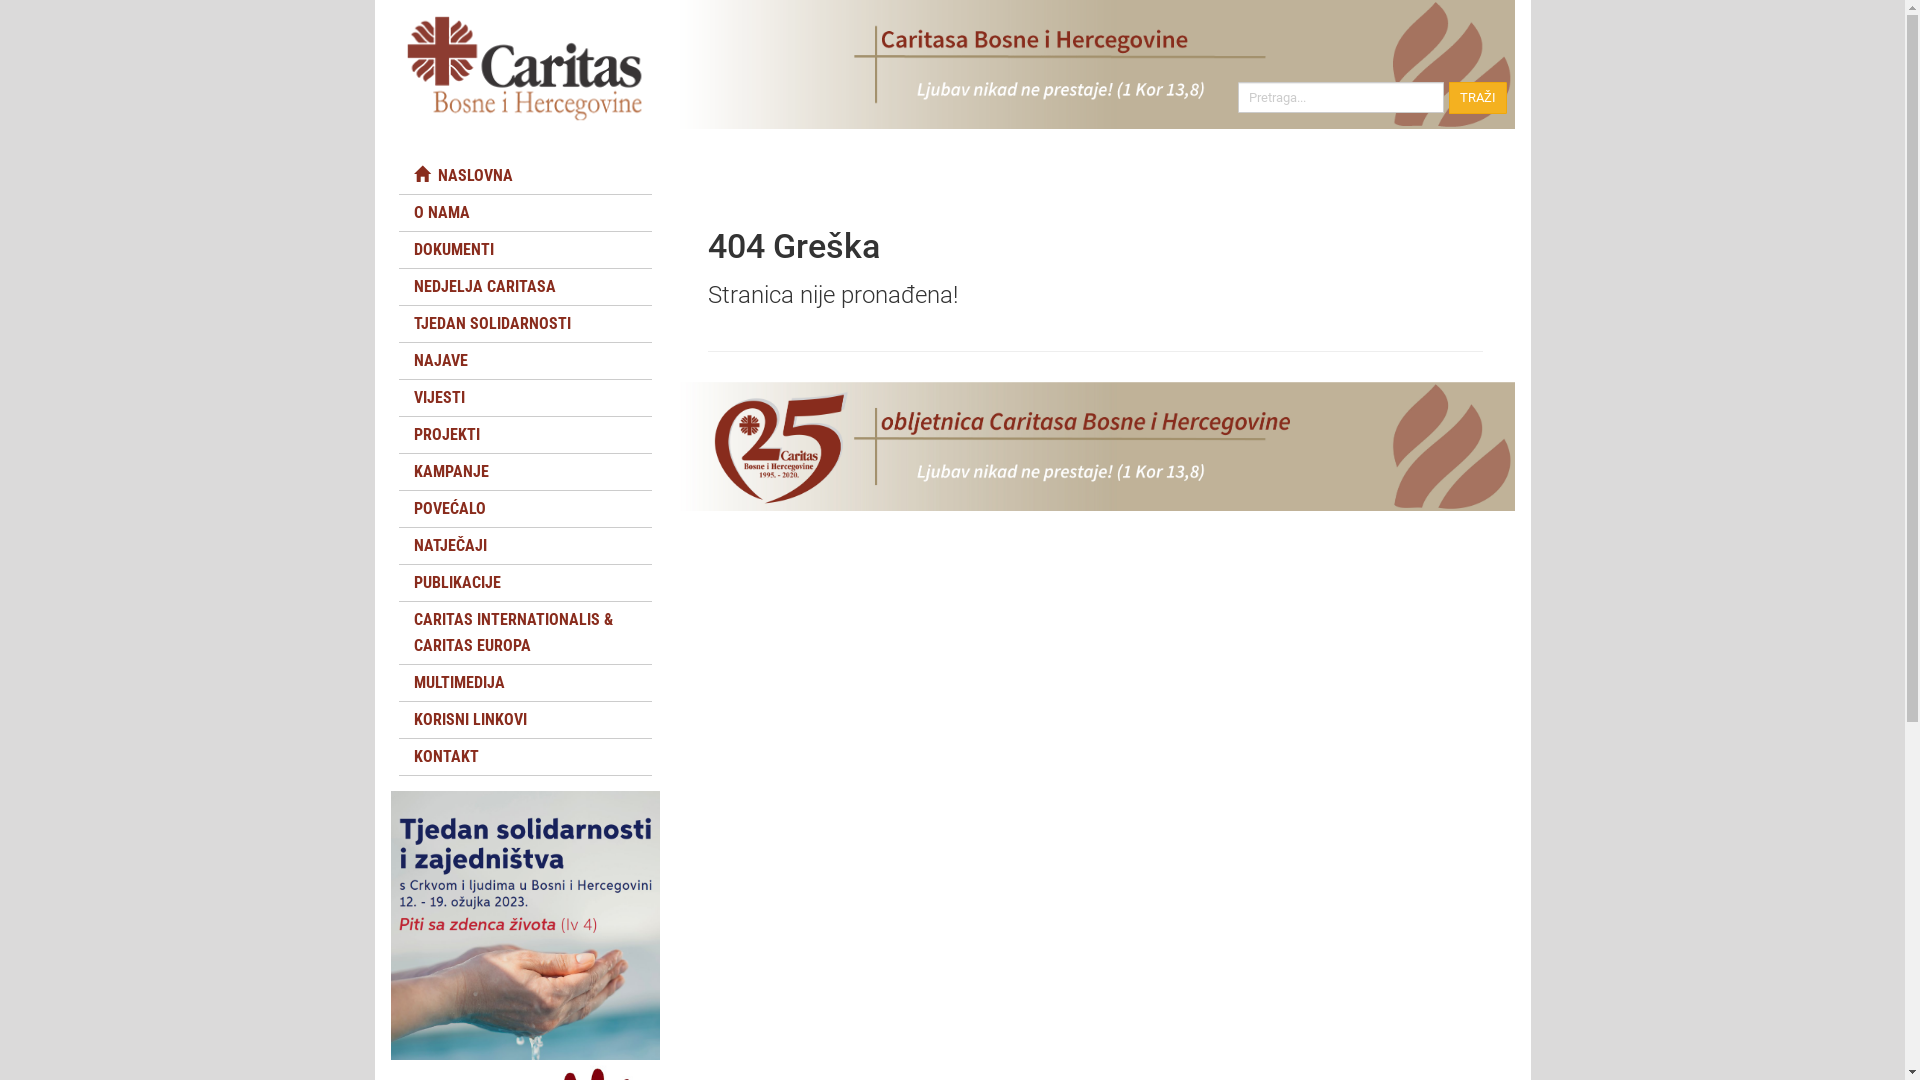 This screenshot has height=1080, width=1920. What do you see at coordinates (398, 397) in the screenshot?
I see `'VIJESTI'` at bounding box center [398, 397].